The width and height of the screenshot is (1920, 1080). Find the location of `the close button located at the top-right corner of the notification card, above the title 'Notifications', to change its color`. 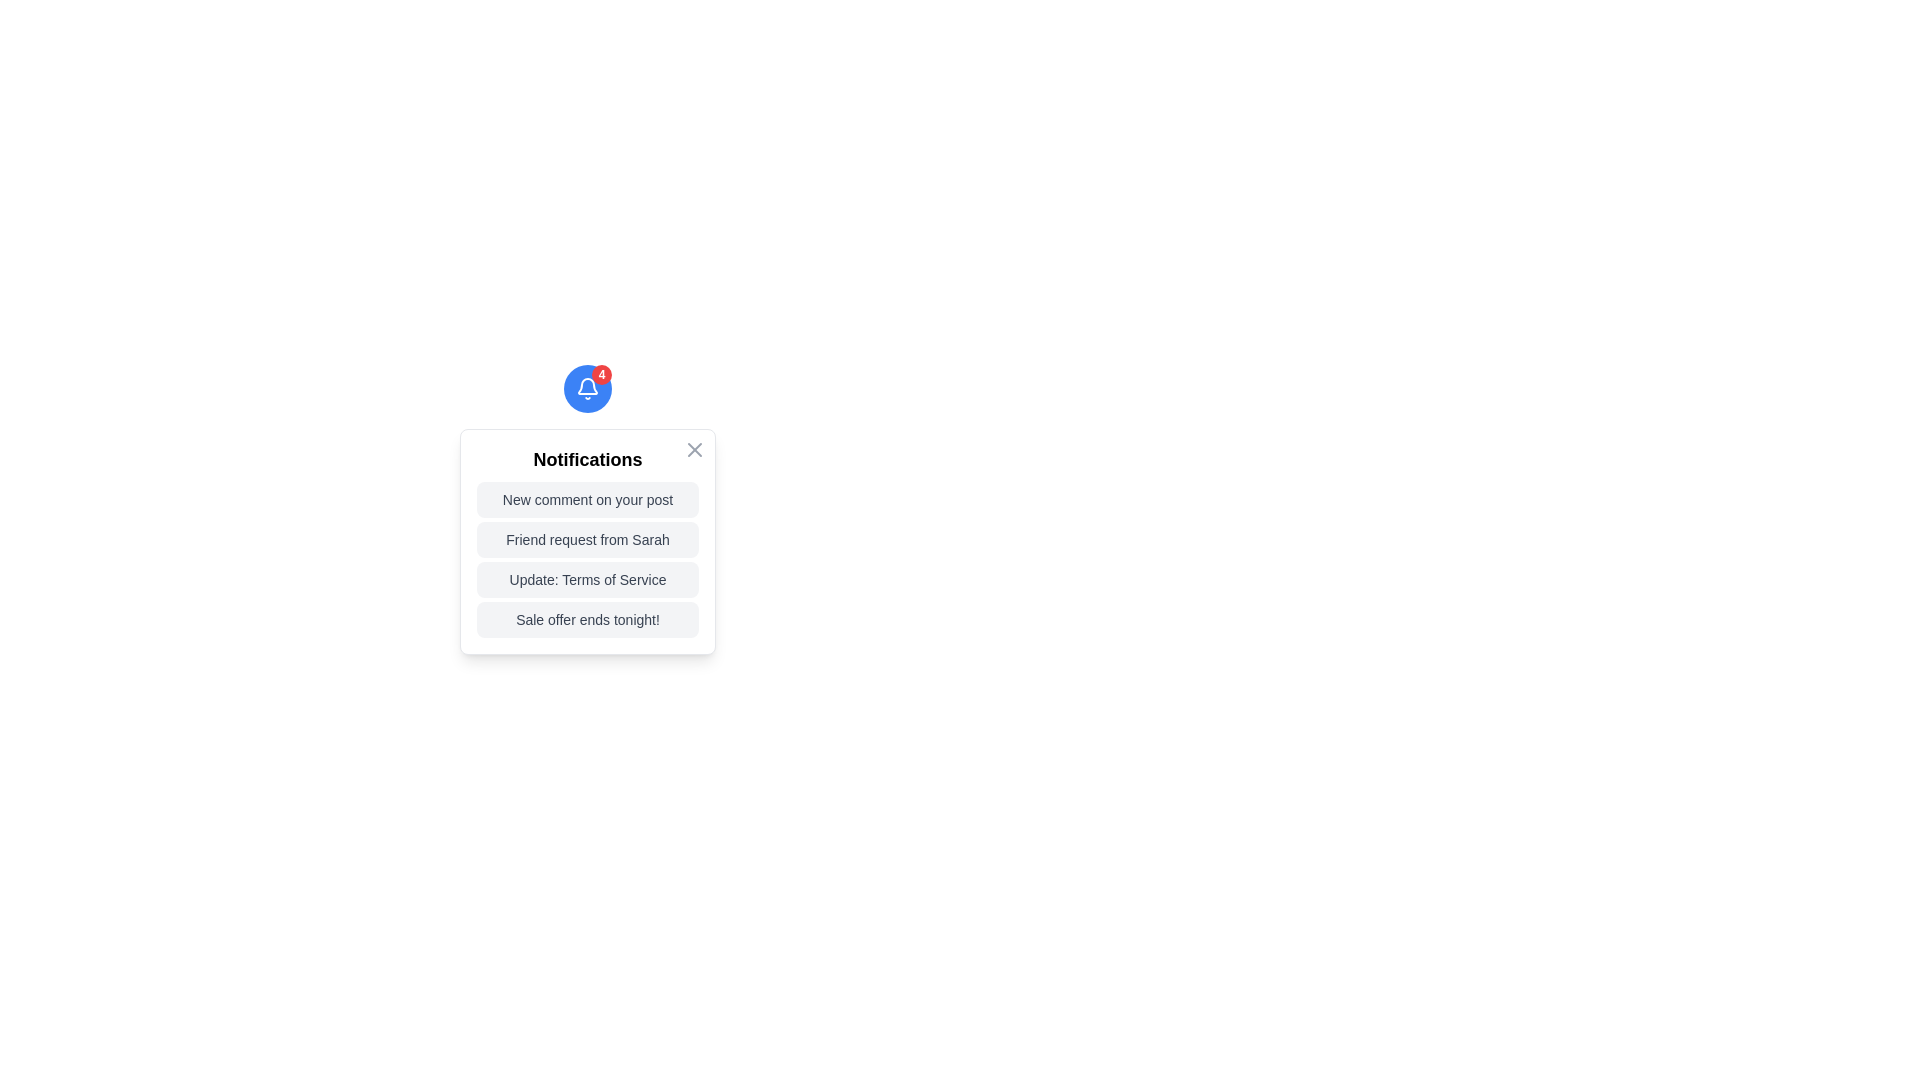

the close button located at the top-right corner of the notification card, above the title 'Notifications', to change its color is located at coordinates (695, 450).